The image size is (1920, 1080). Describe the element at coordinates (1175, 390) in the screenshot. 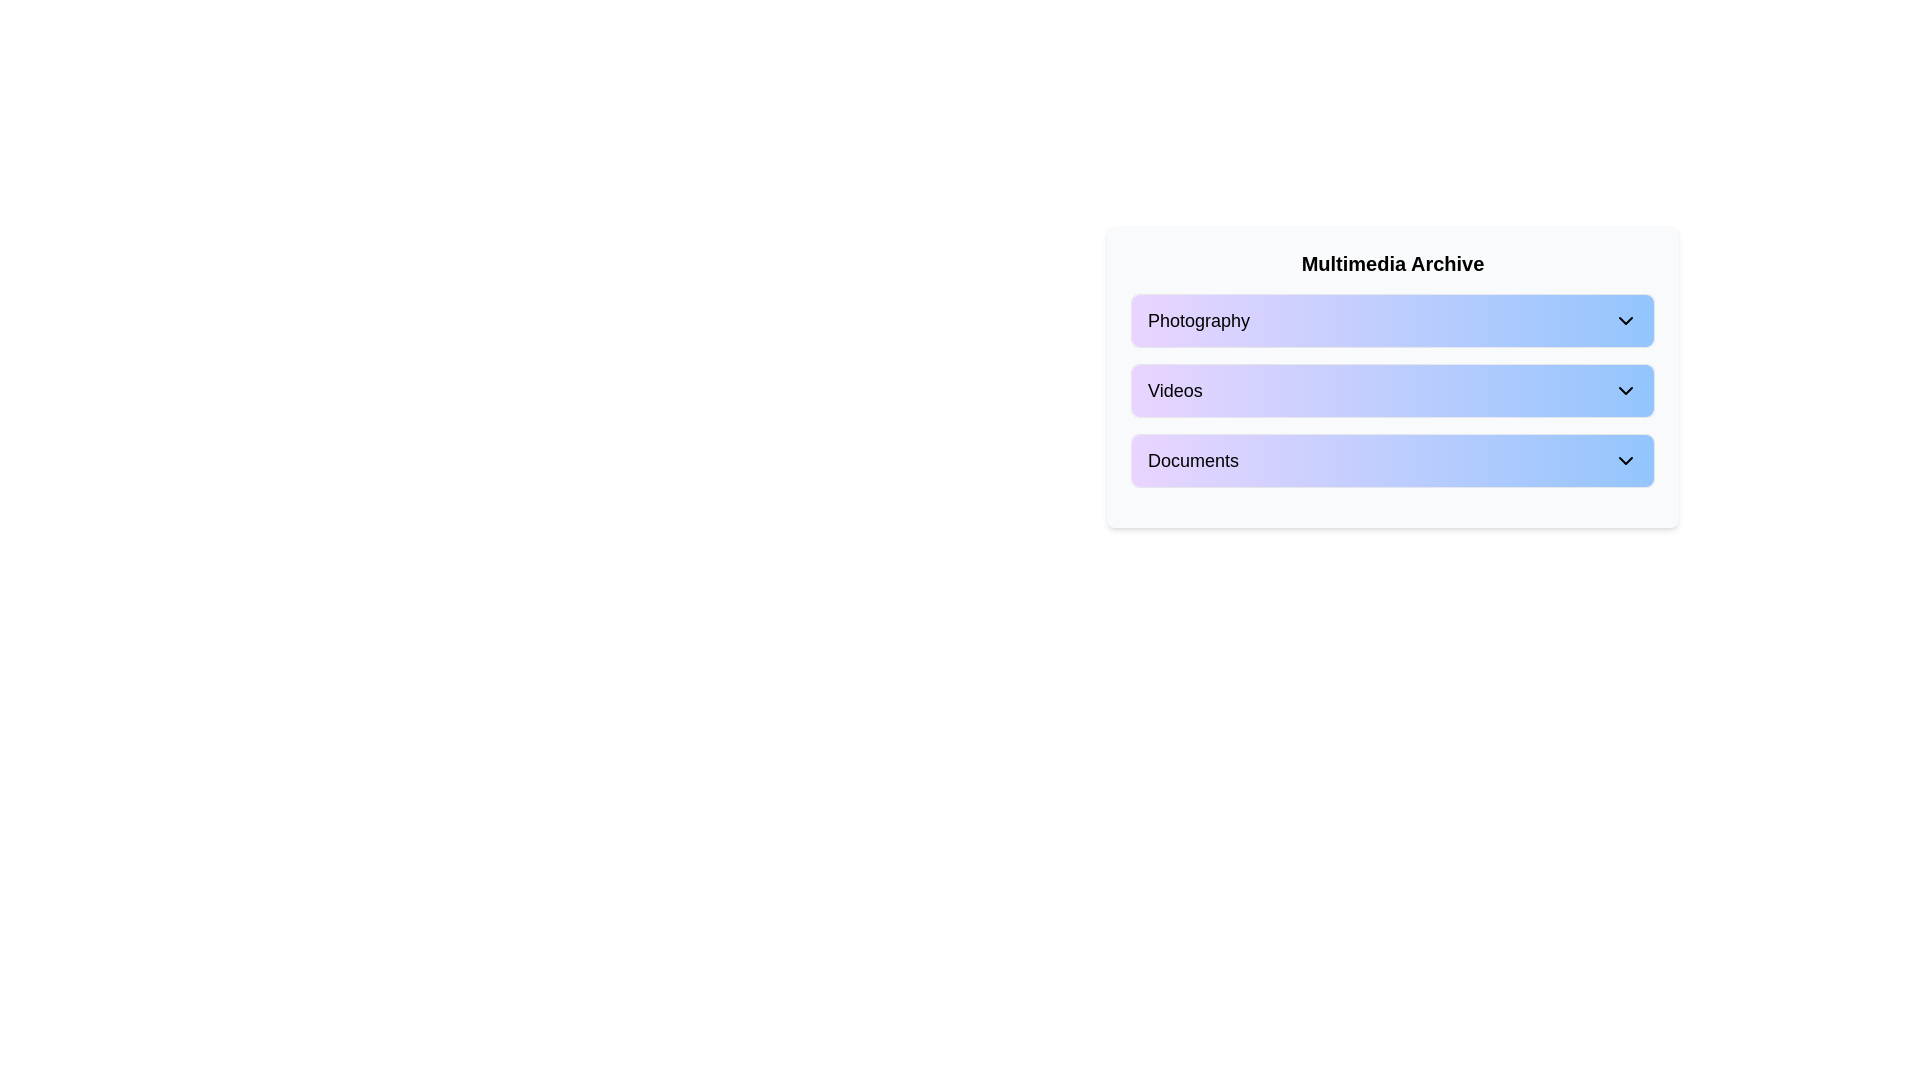

I see `text content of the 'Videos' label, which is displayed in black font against a gradient background in the 'Multimedia Archive' menu` at that location.